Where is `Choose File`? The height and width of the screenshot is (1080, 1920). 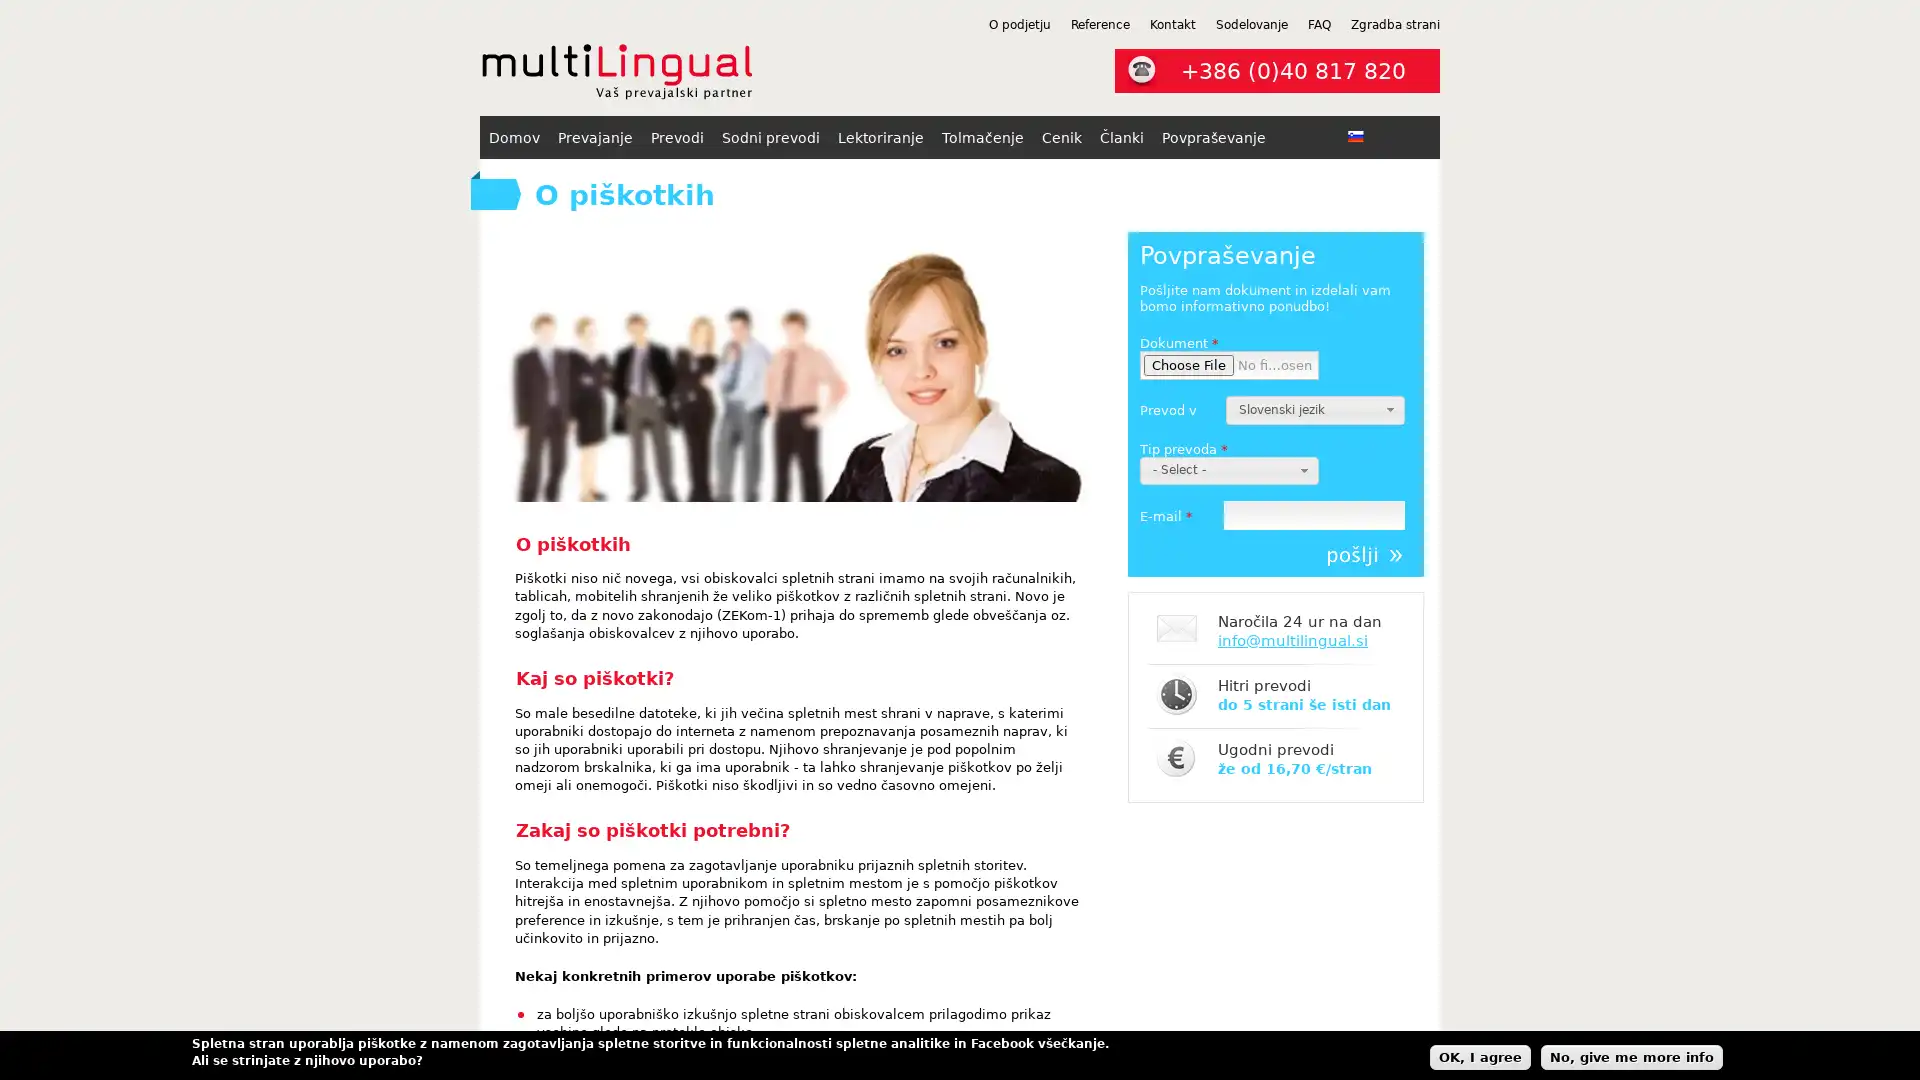 Choose File is located at coordinates (1189, 365).